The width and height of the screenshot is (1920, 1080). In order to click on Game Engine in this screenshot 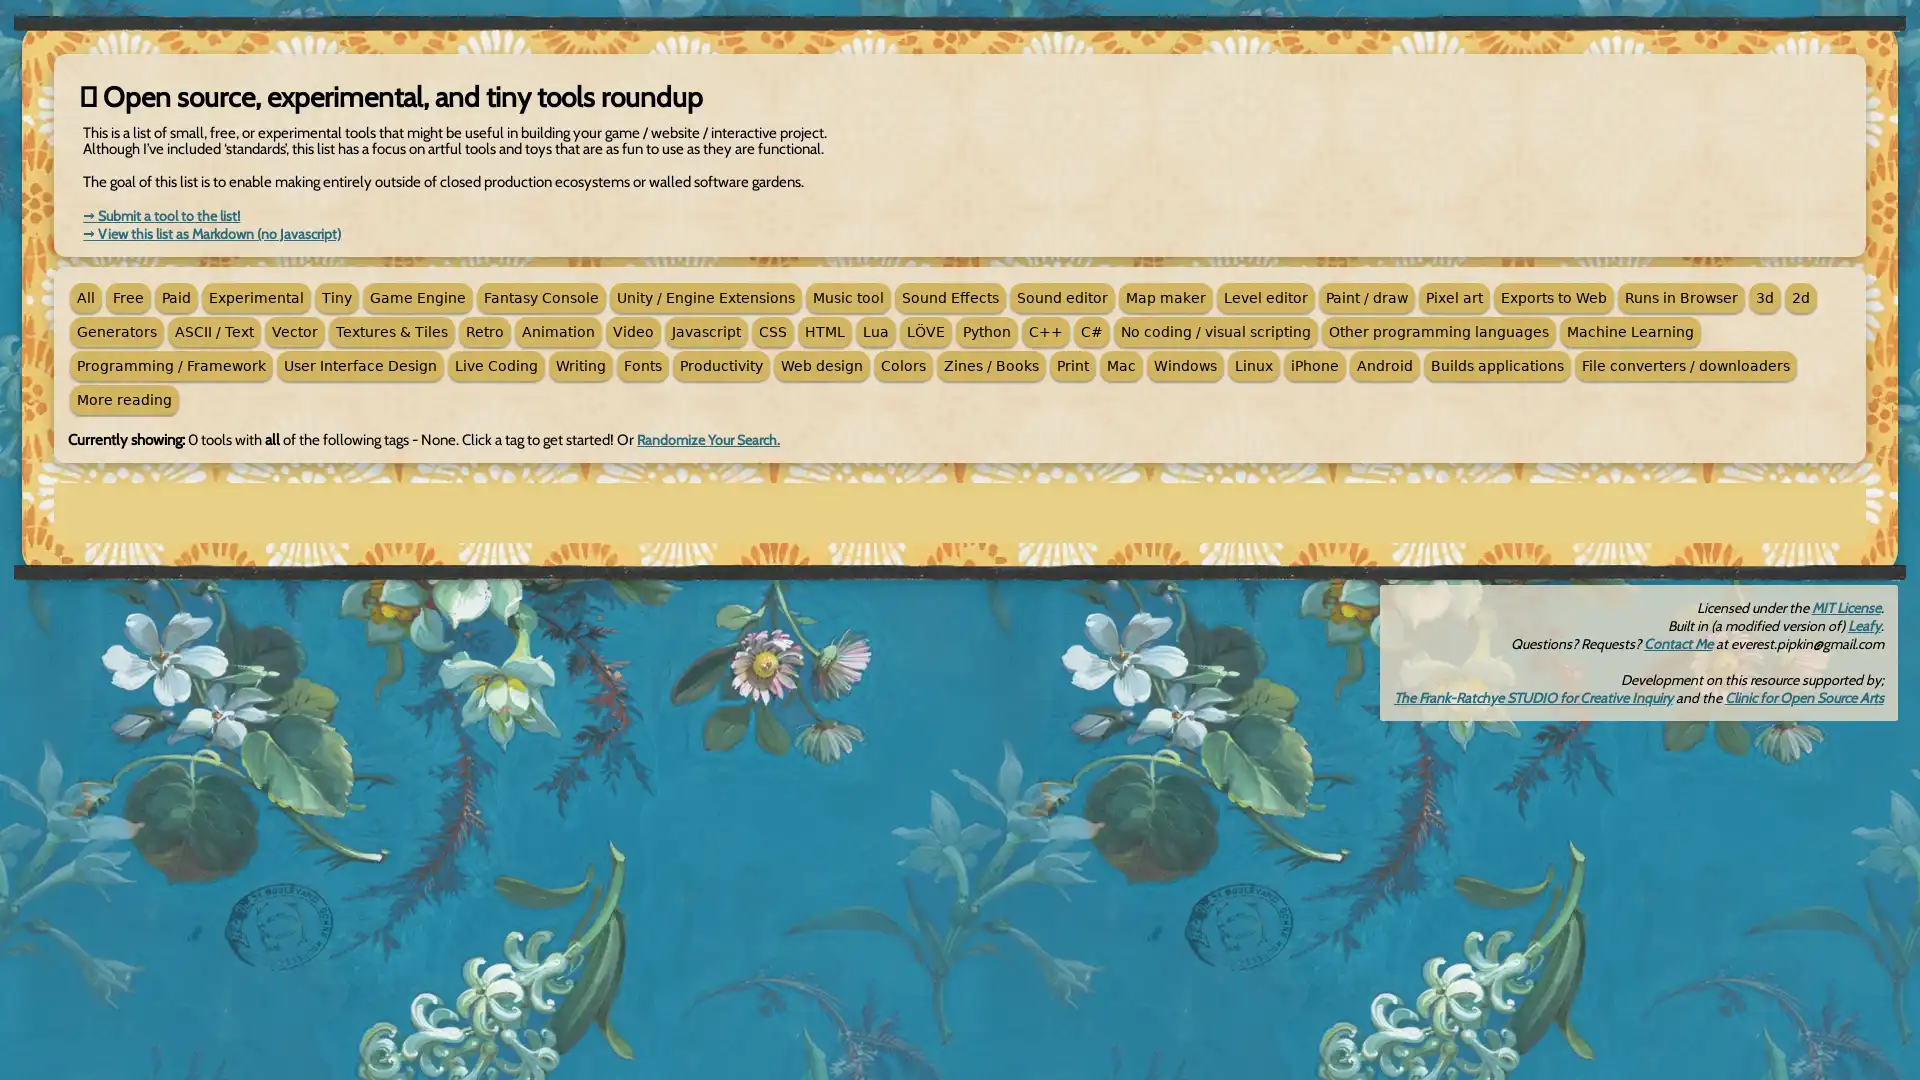, I will do `click(416, 297)`.